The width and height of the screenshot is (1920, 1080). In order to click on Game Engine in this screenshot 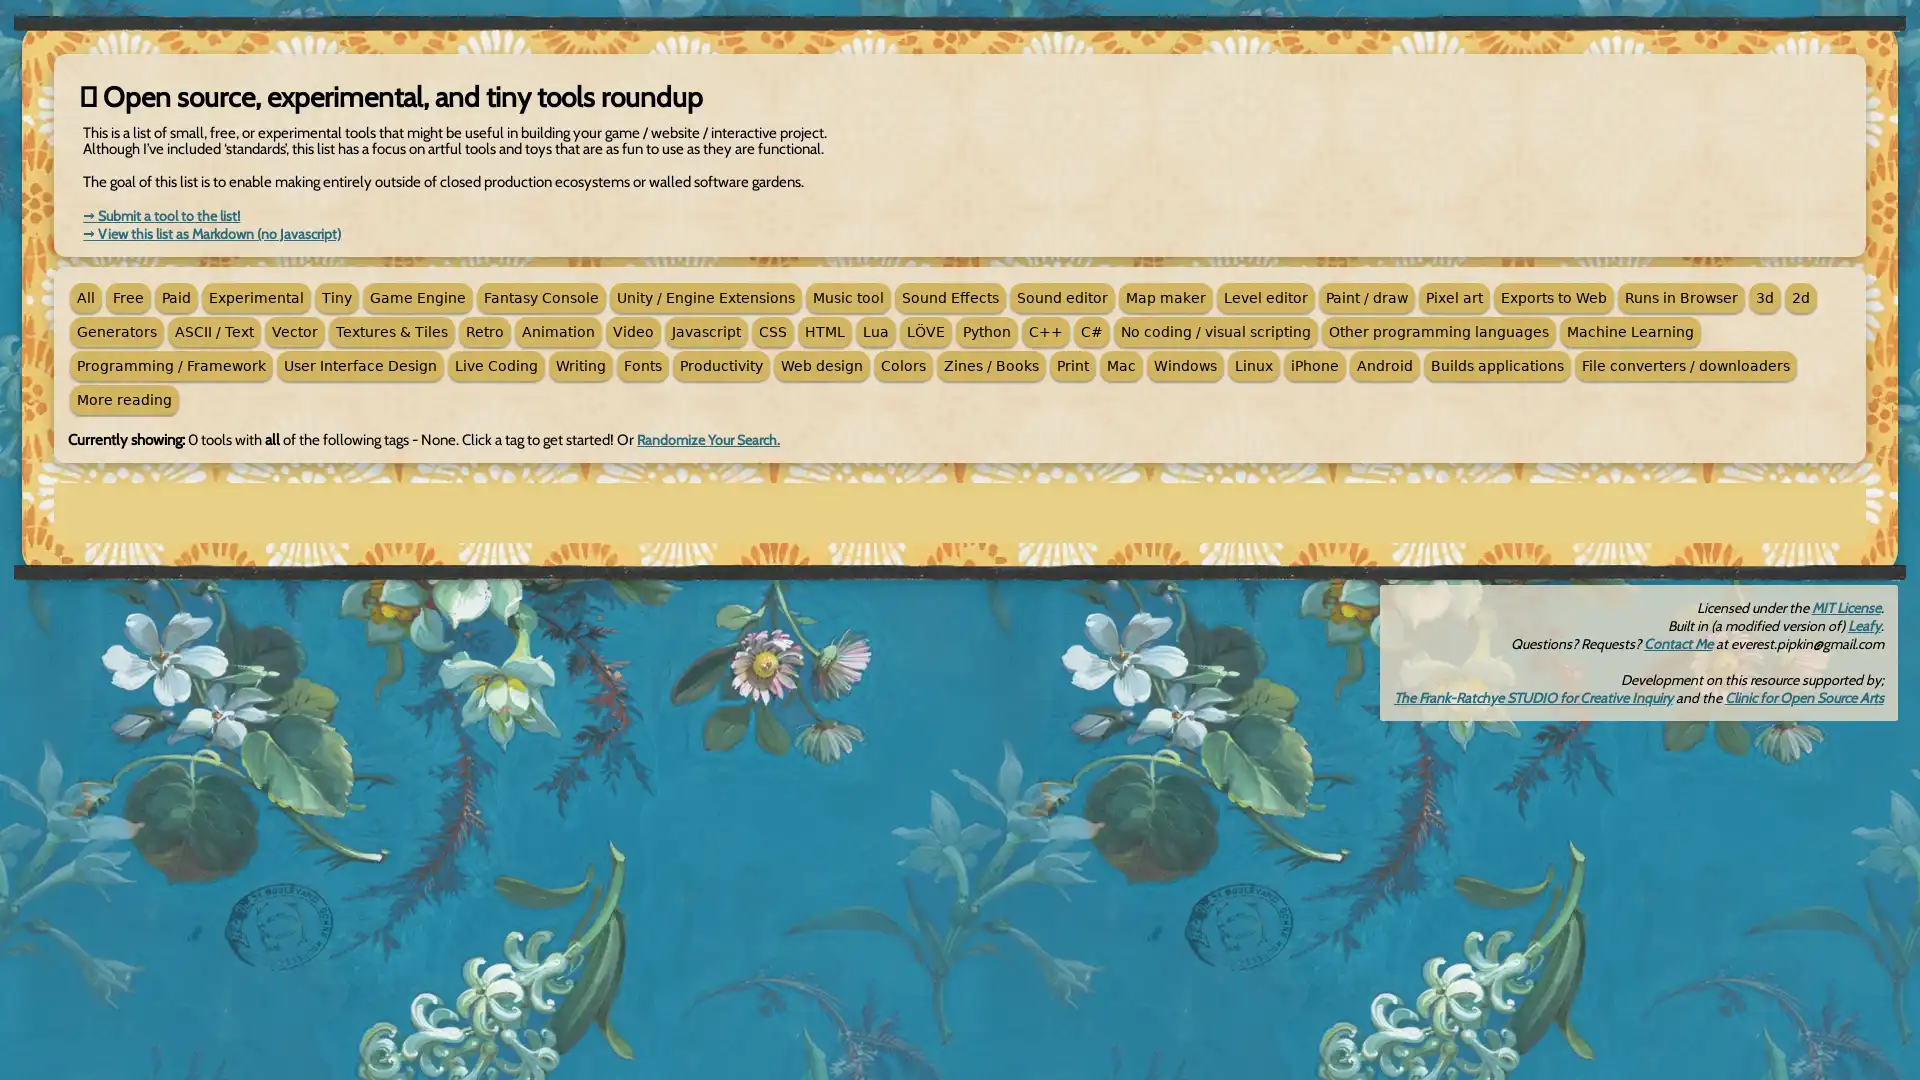, I will do `click(416, 297)`.